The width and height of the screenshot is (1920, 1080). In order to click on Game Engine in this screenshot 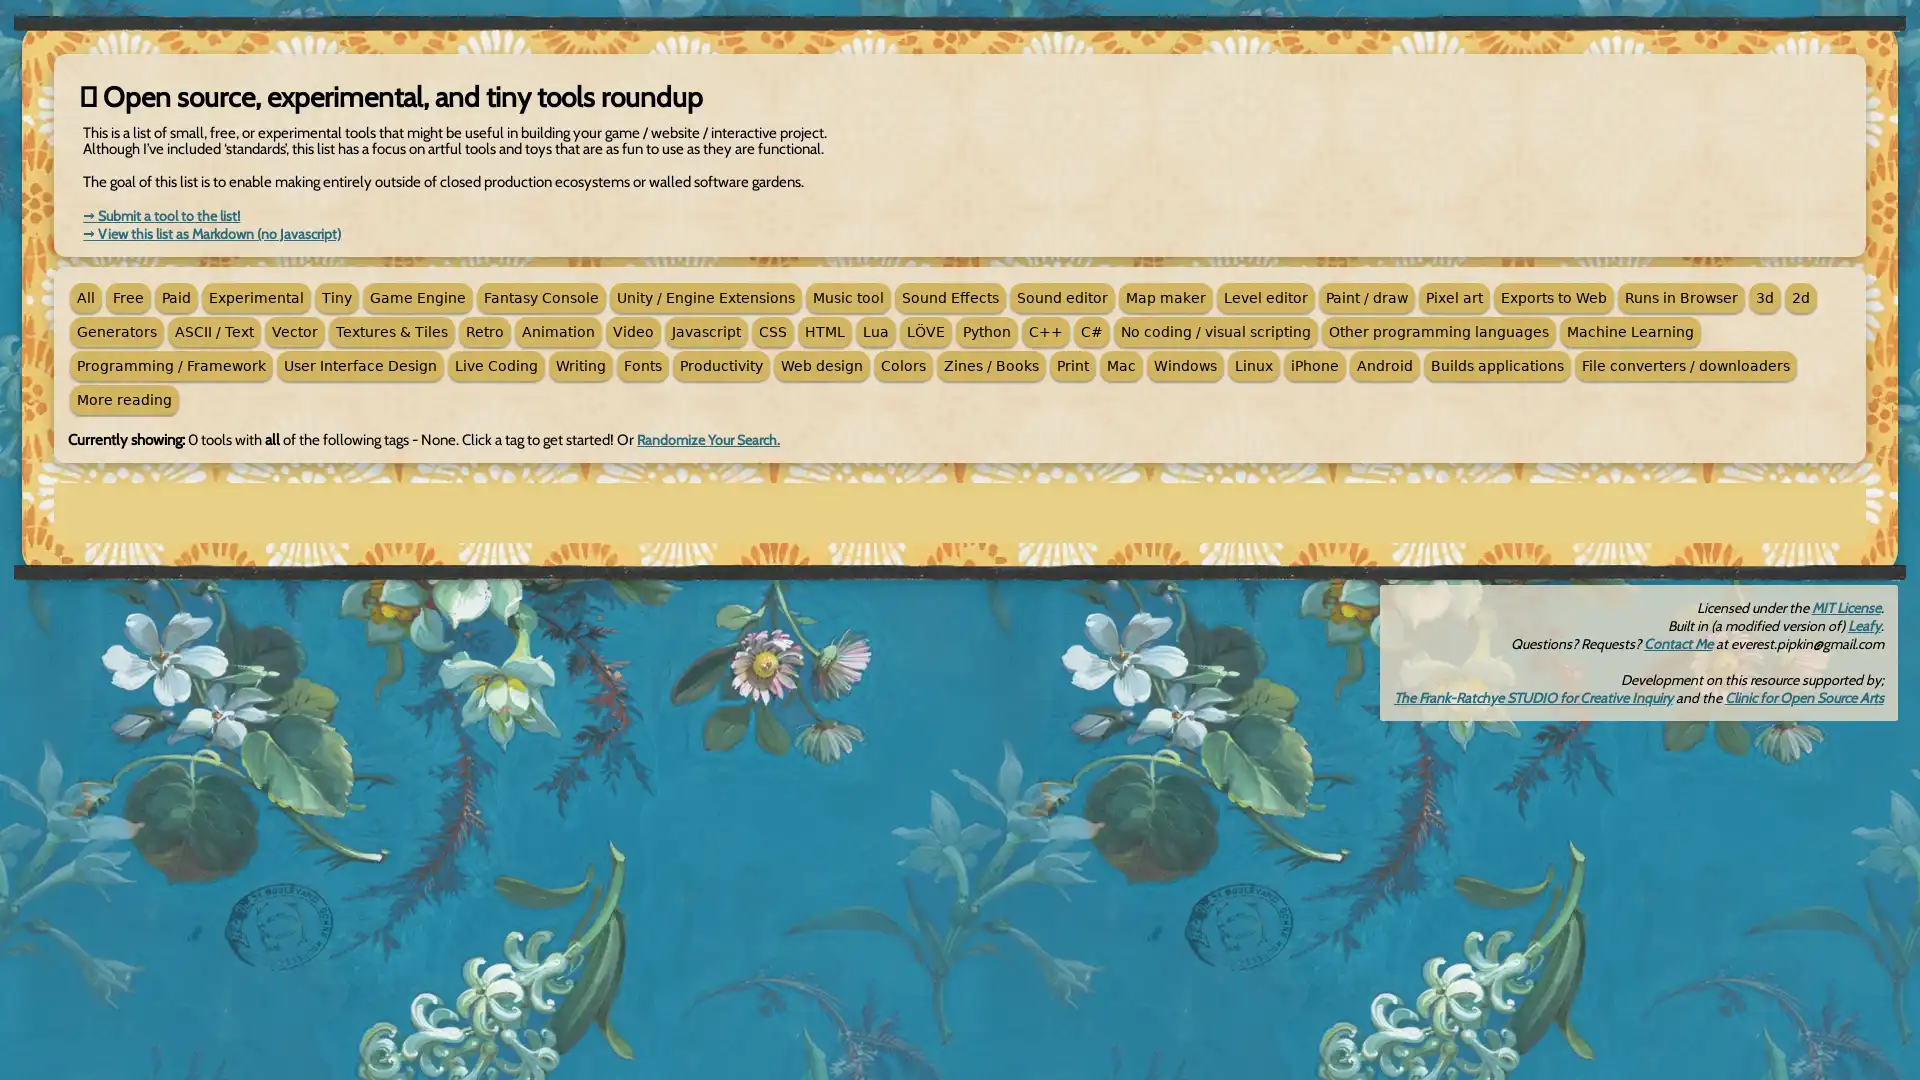, I will do `click(416, 297)`.